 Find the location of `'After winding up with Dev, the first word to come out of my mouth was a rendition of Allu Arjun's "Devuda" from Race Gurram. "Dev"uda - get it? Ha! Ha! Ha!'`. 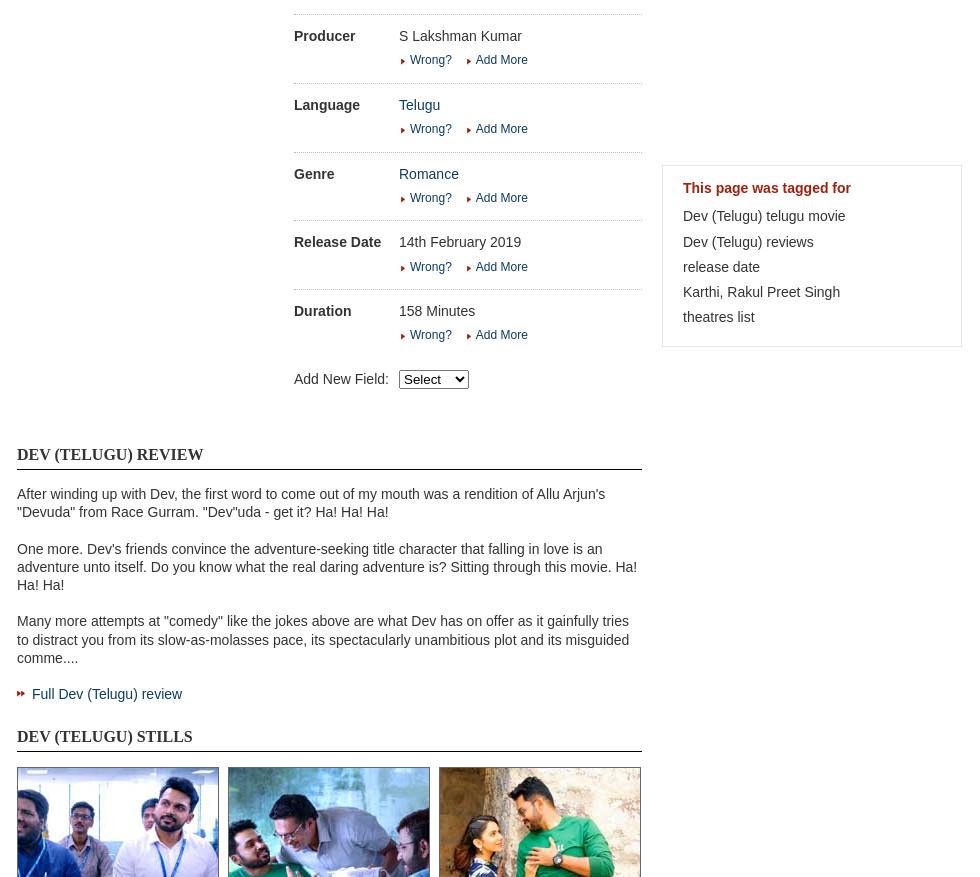

'After winding up with Dev, the first word to come out of my mouth was a rendition of Allu Arjun's "Devuda" from Race Gurram. "Dev"uda - get it? Ha! Ha! Ha!' is located at coordinates (310, 501).